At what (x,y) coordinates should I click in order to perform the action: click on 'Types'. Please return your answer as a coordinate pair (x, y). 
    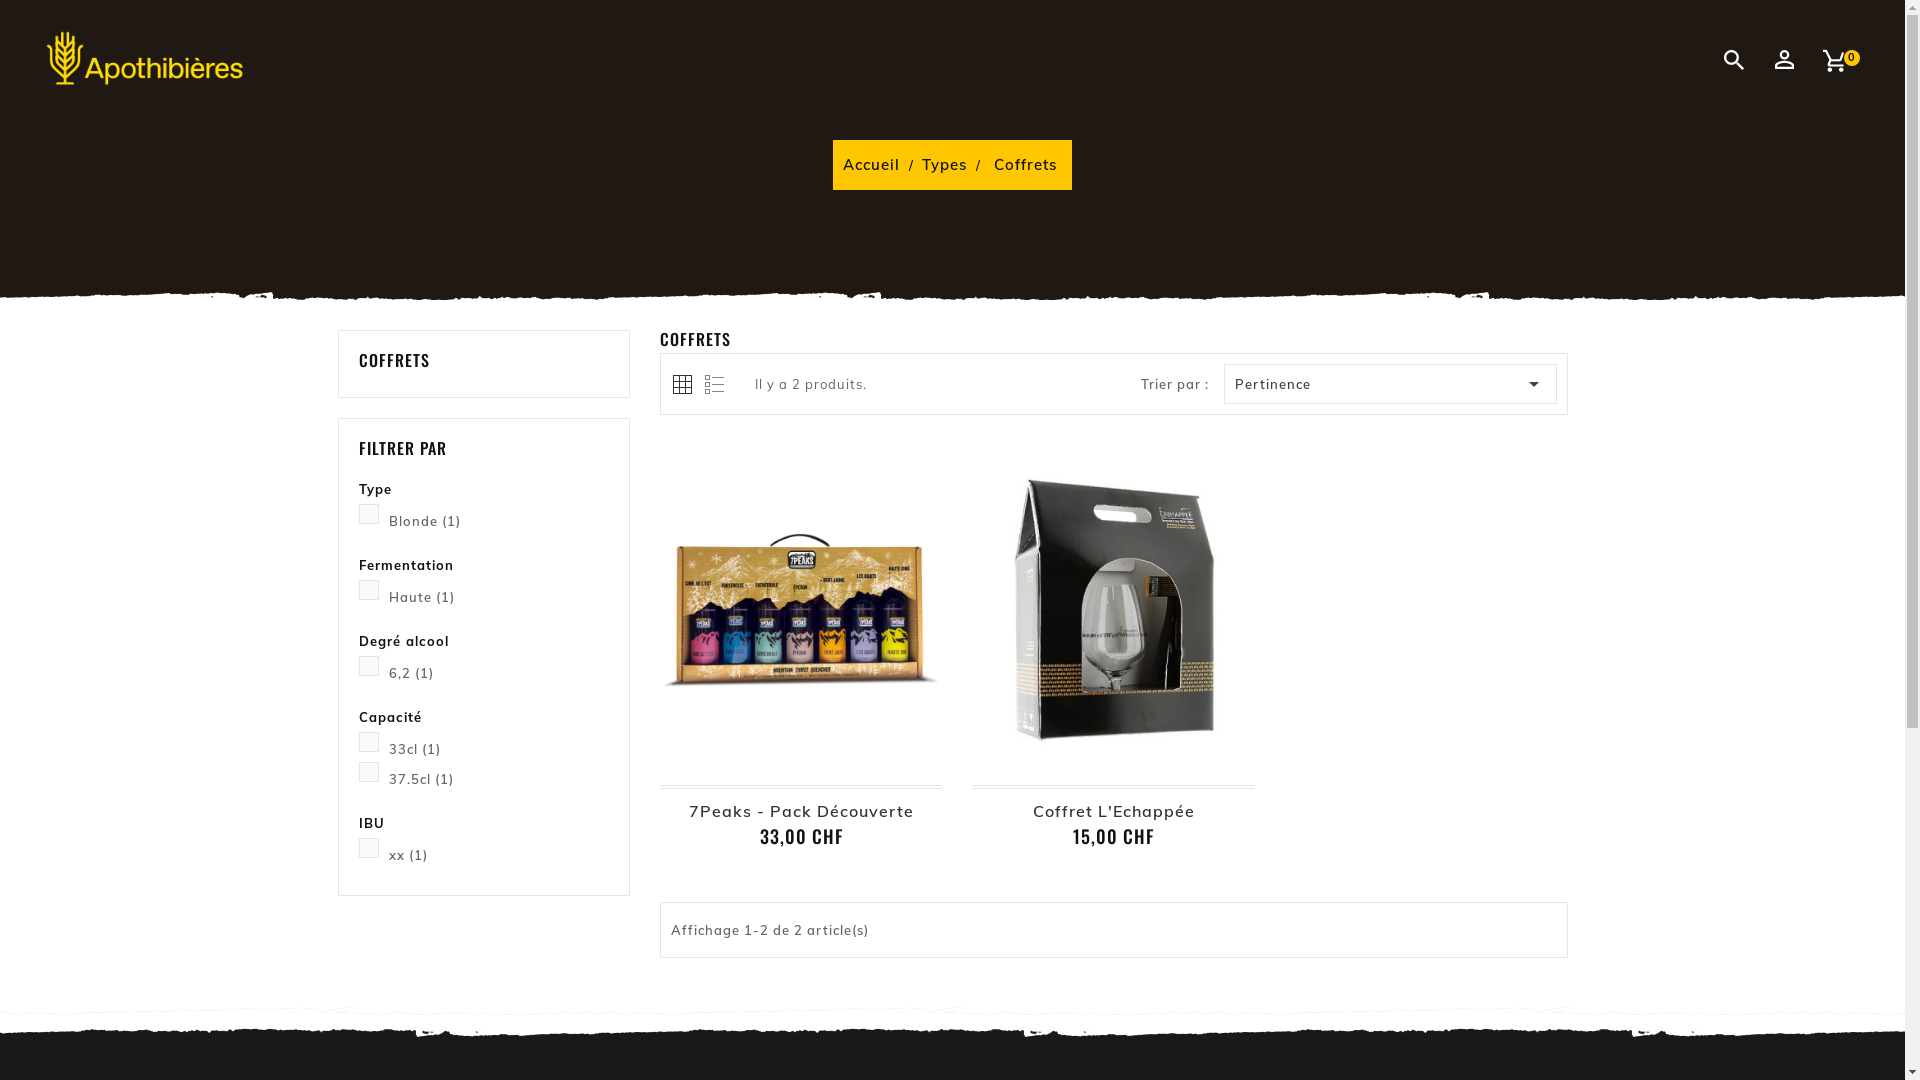
    Looking at the image, I should click on (920, 163).